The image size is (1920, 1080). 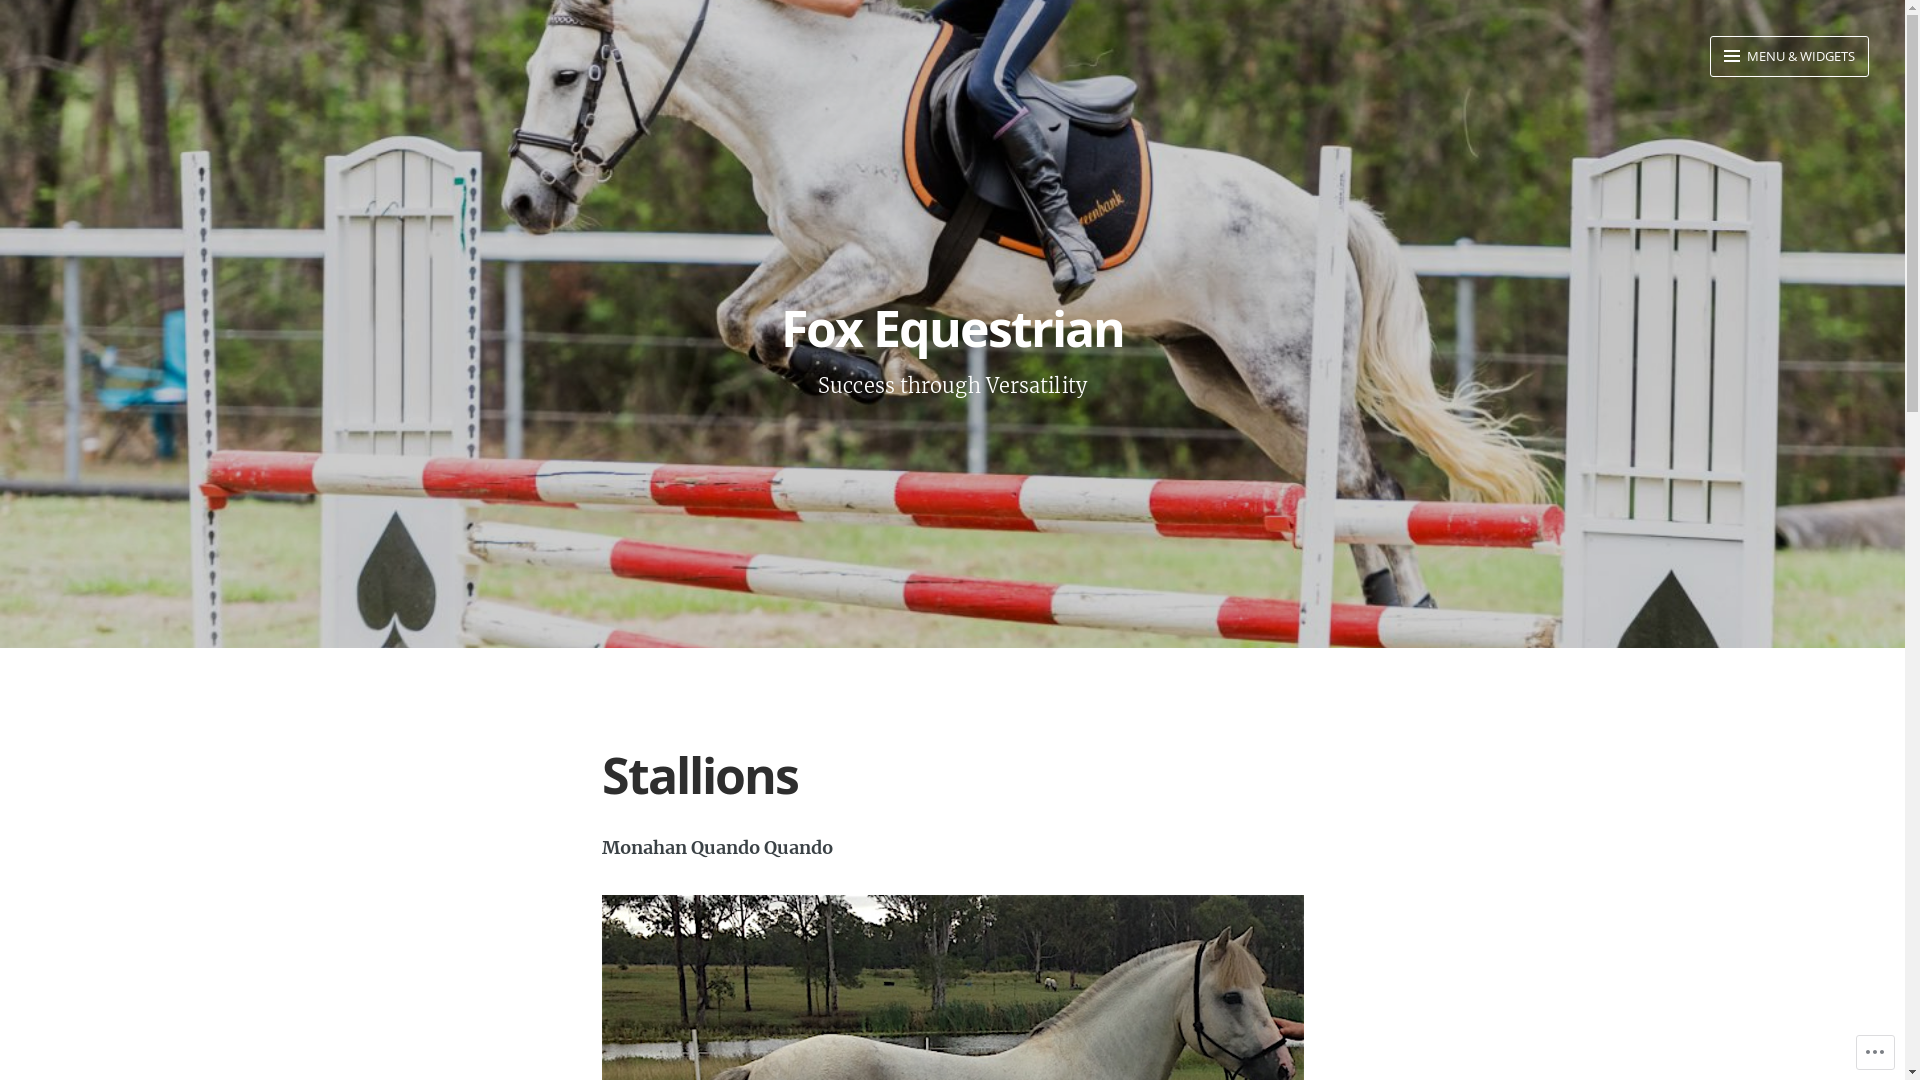 What do you see at coordinates (951, 326) in the screenshot?
I see `'Fox Equestrian'` at bounding box center [951, 326].